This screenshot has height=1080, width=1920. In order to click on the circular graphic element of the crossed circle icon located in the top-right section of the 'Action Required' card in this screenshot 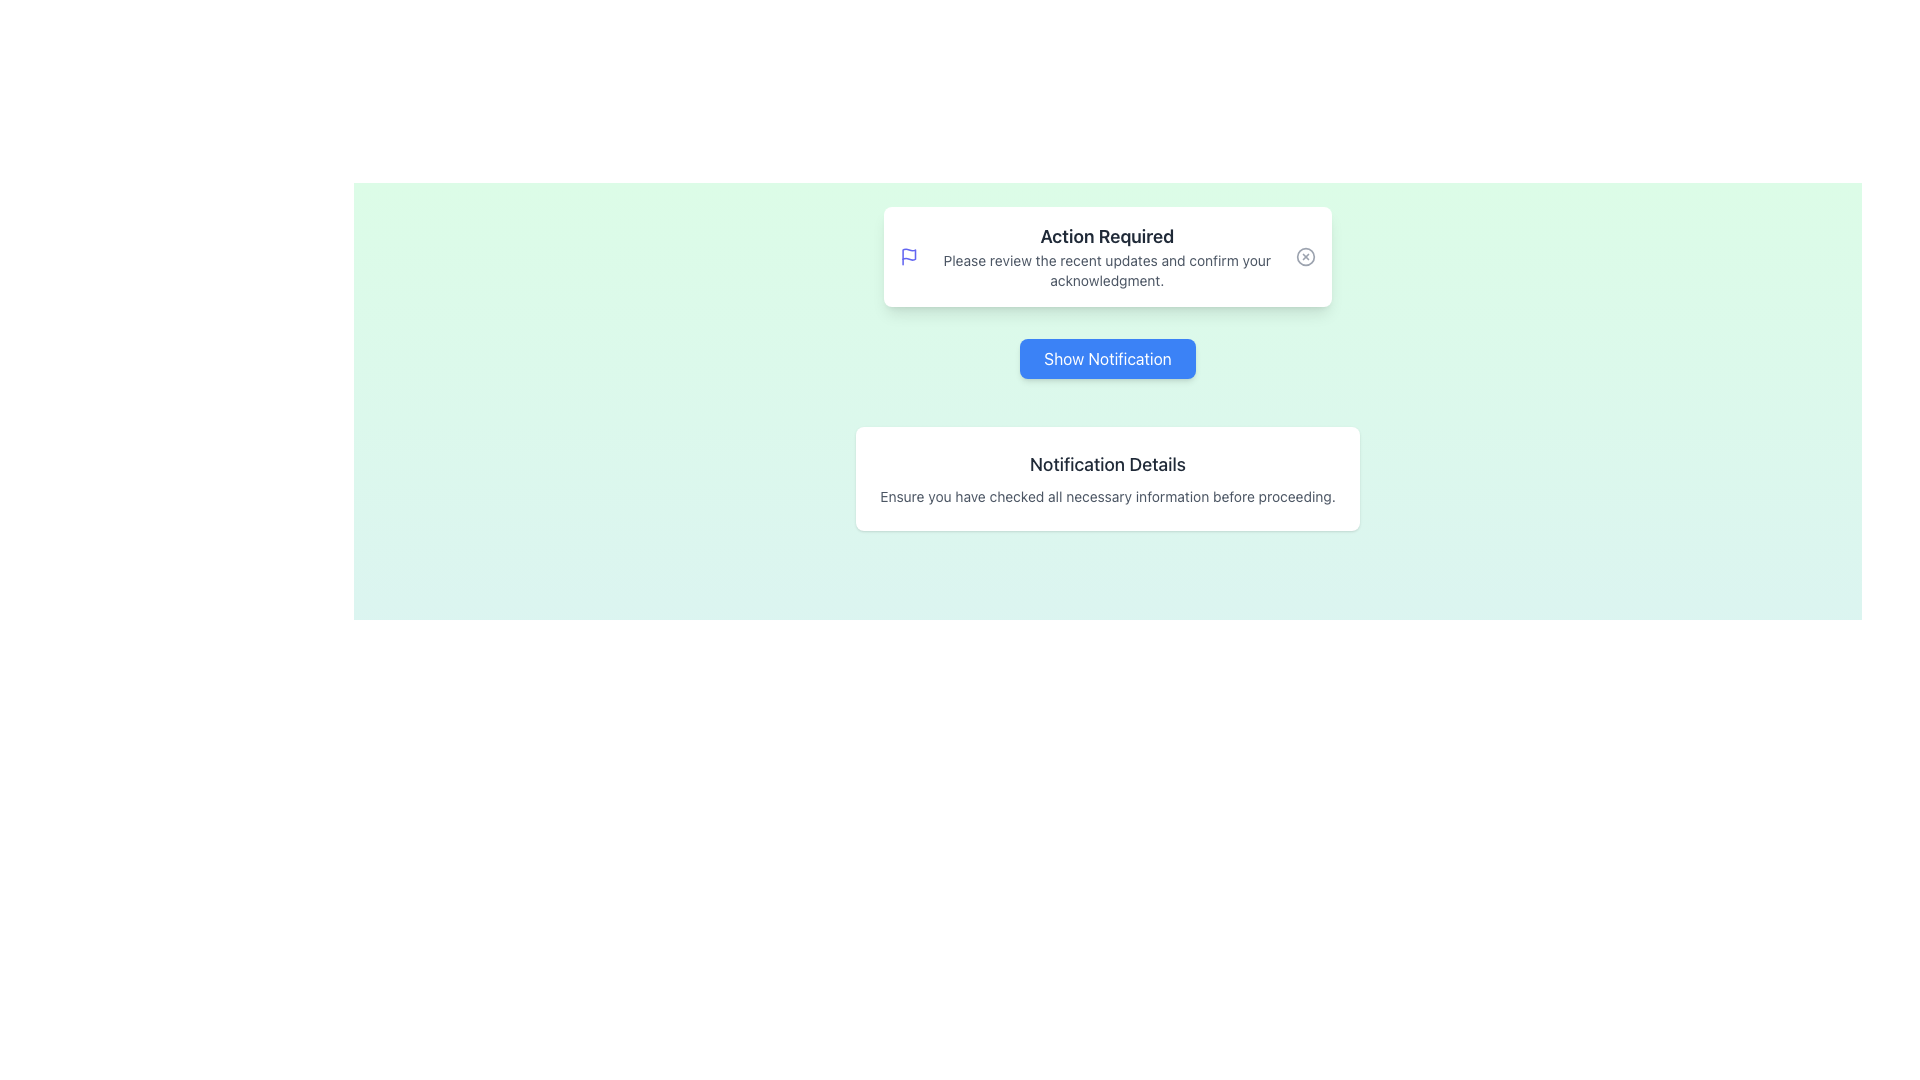, I will do `click(1305, 256)`.